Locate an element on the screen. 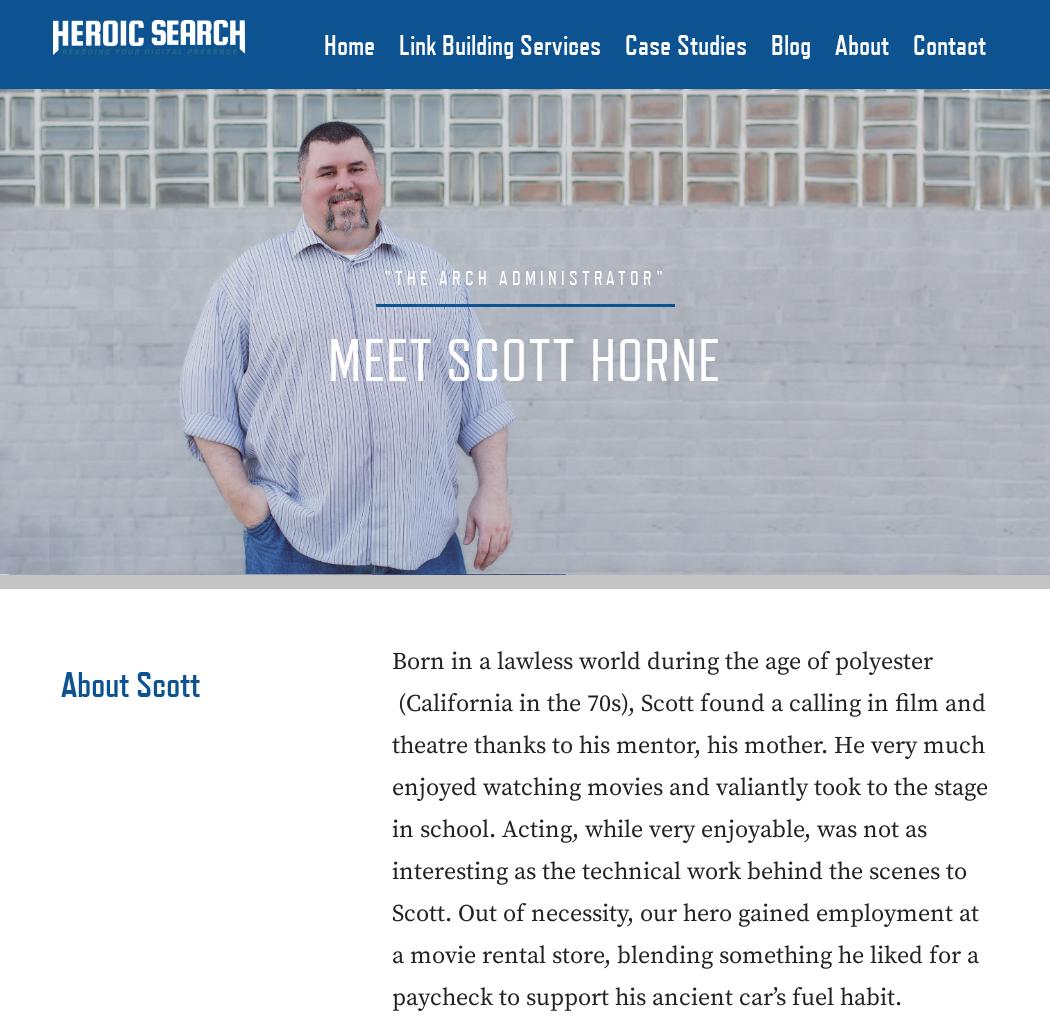  'NYC Office' is located at coordinates (964, 98).